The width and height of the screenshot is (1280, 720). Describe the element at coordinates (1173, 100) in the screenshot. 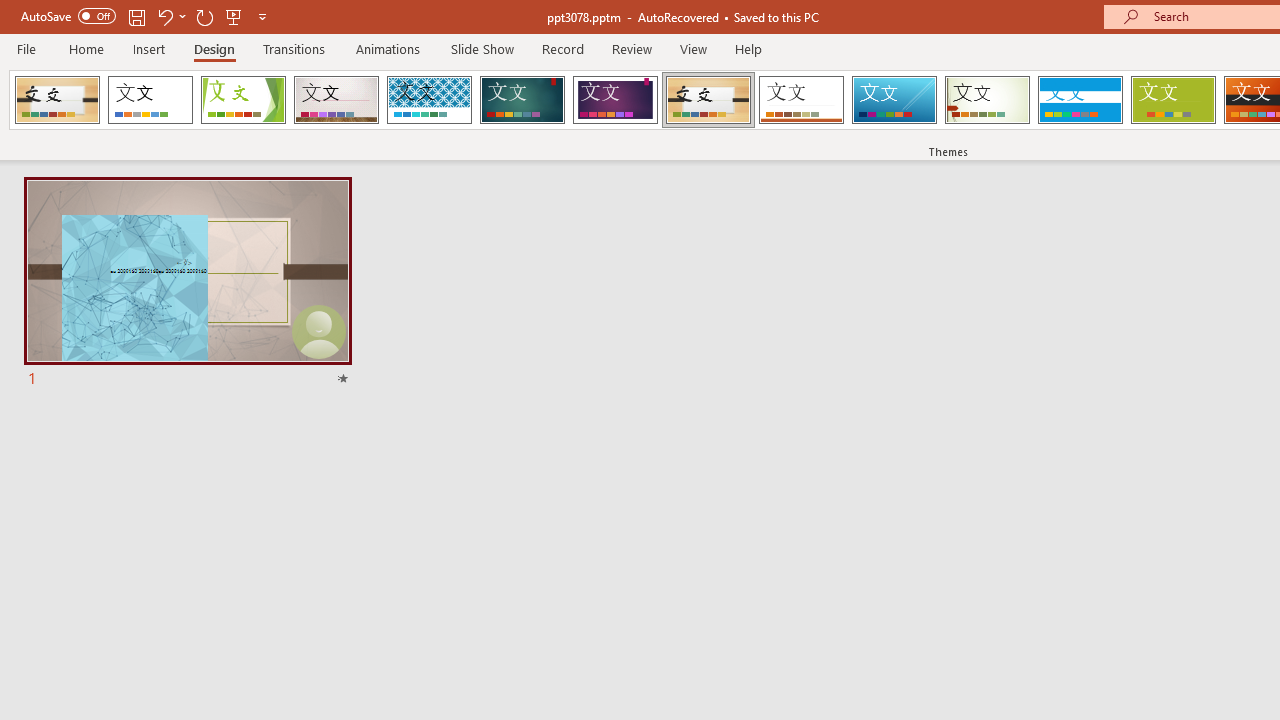

I see `'Basis'` at that location.